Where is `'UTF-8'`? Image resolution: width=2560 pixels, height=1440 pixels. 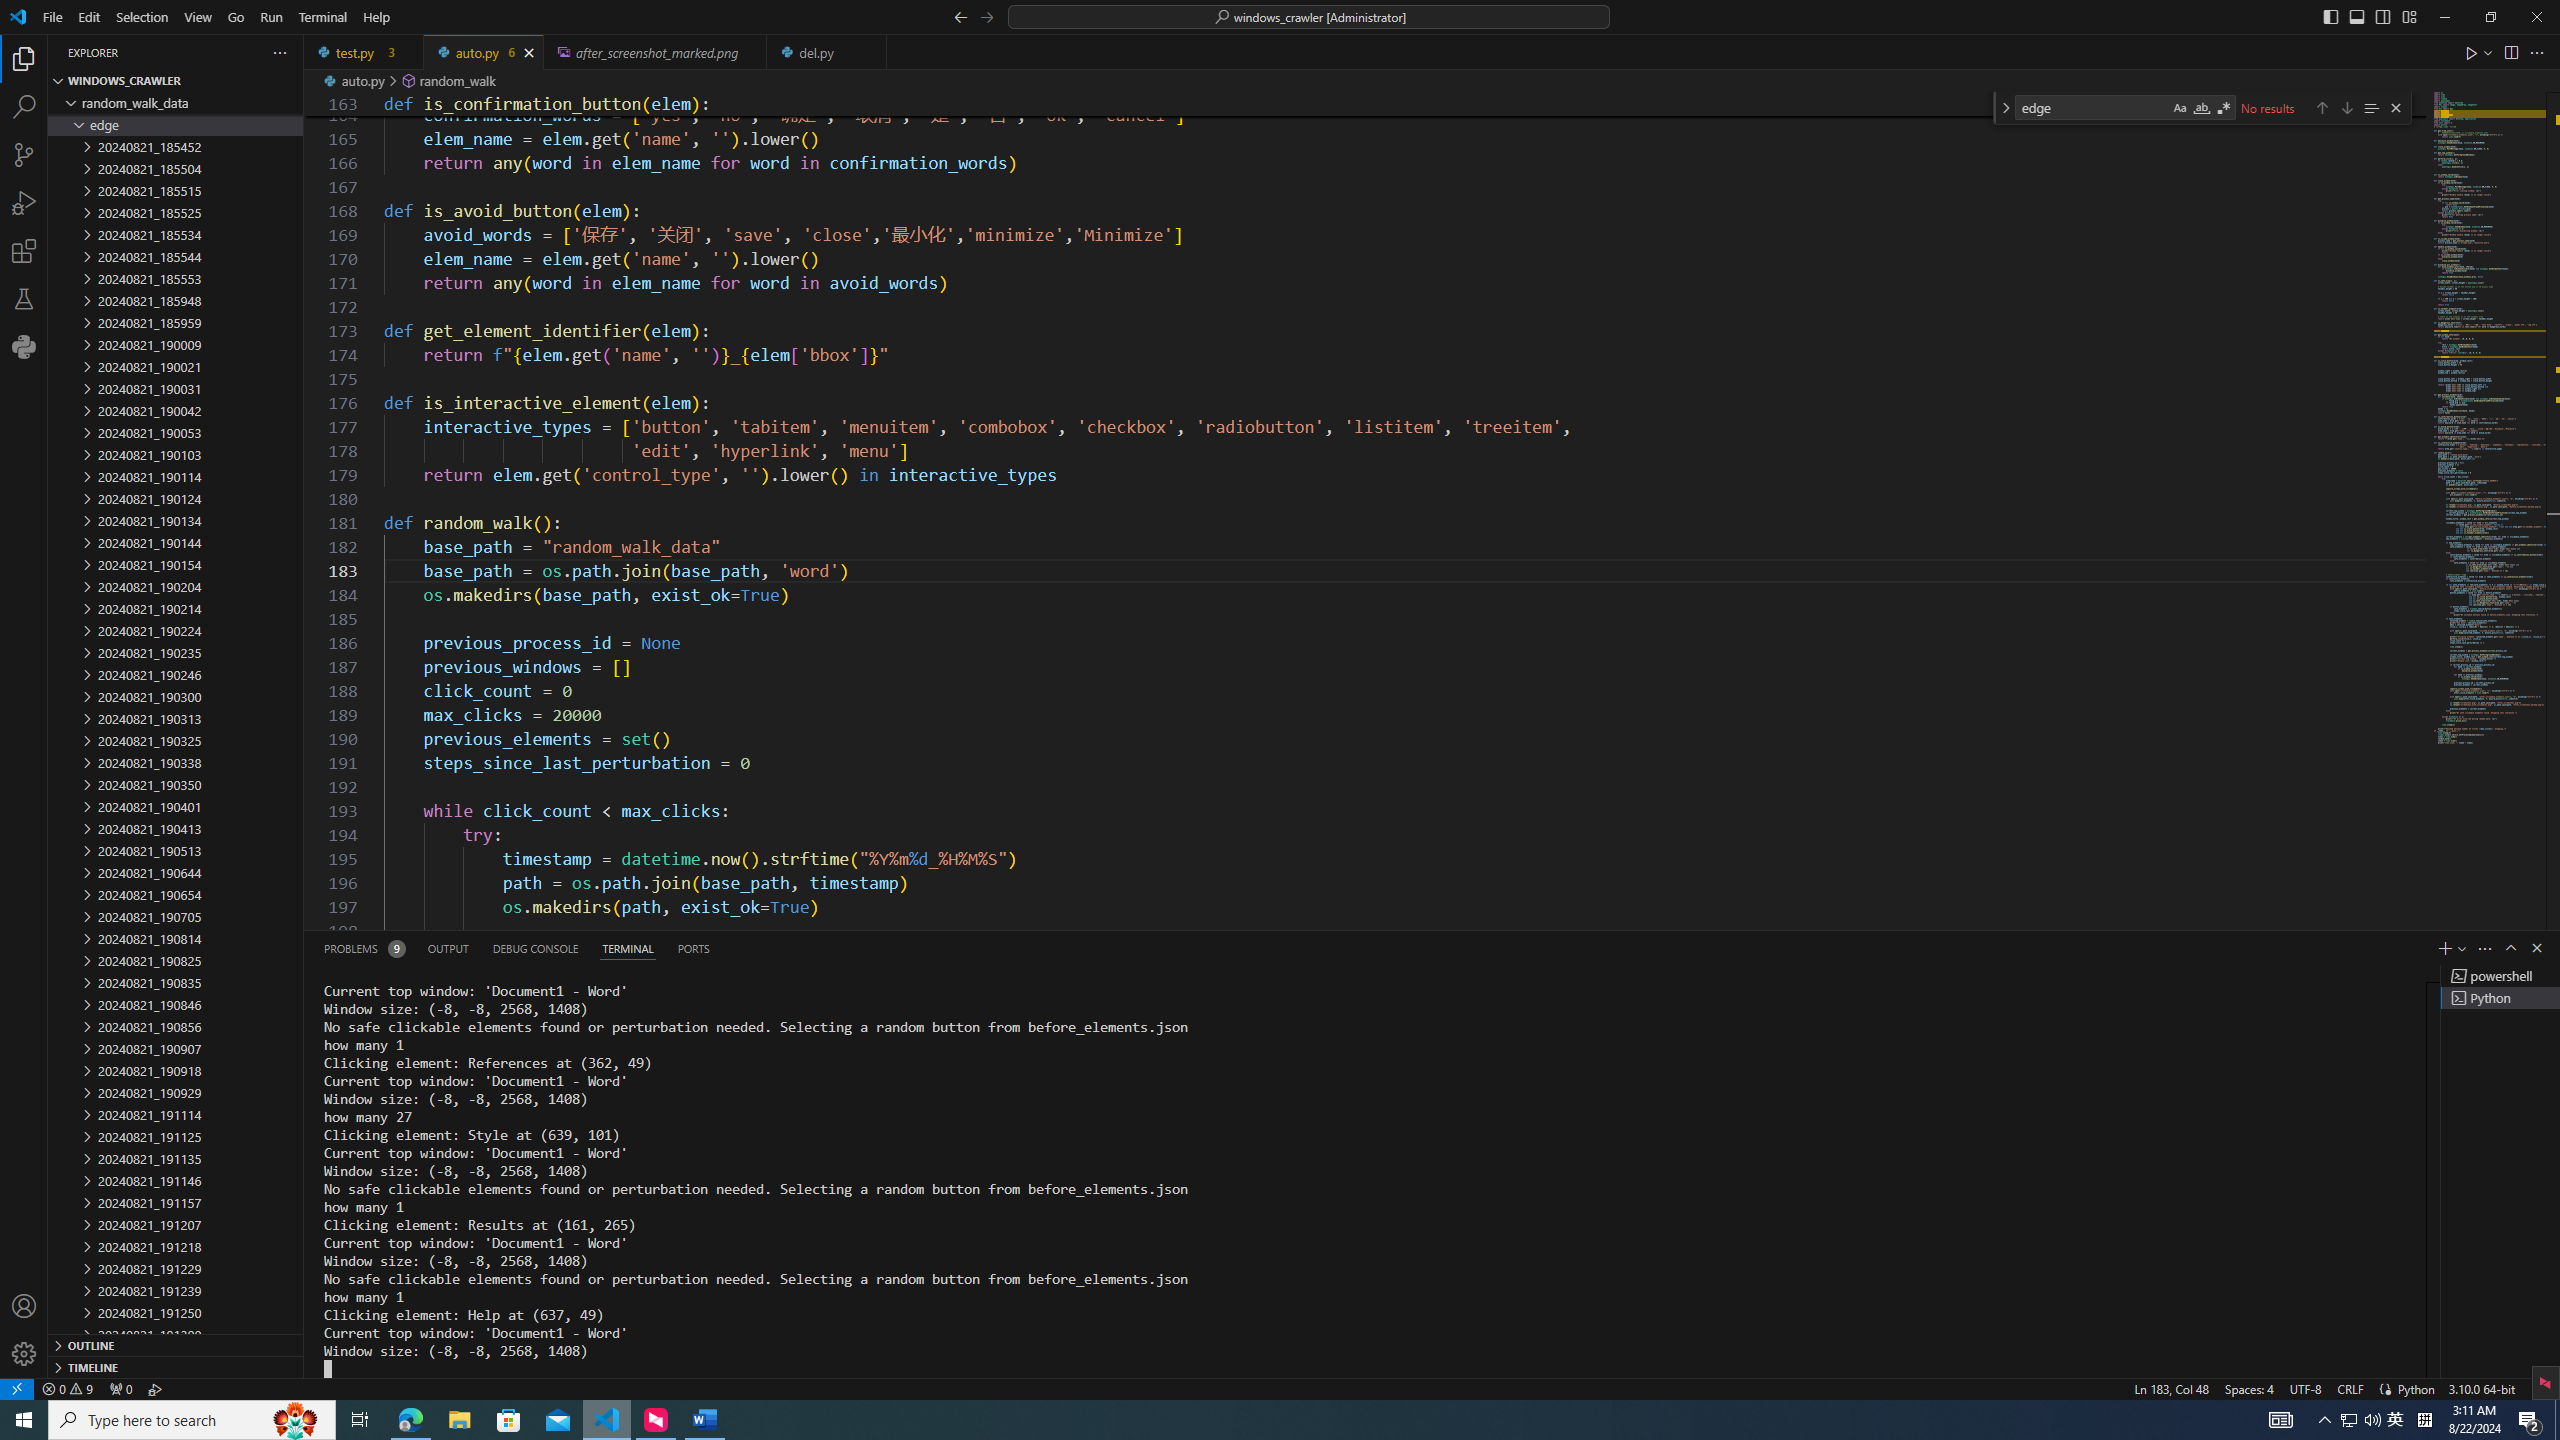 'UTF-8' is located at coordinates (2304, 1387).